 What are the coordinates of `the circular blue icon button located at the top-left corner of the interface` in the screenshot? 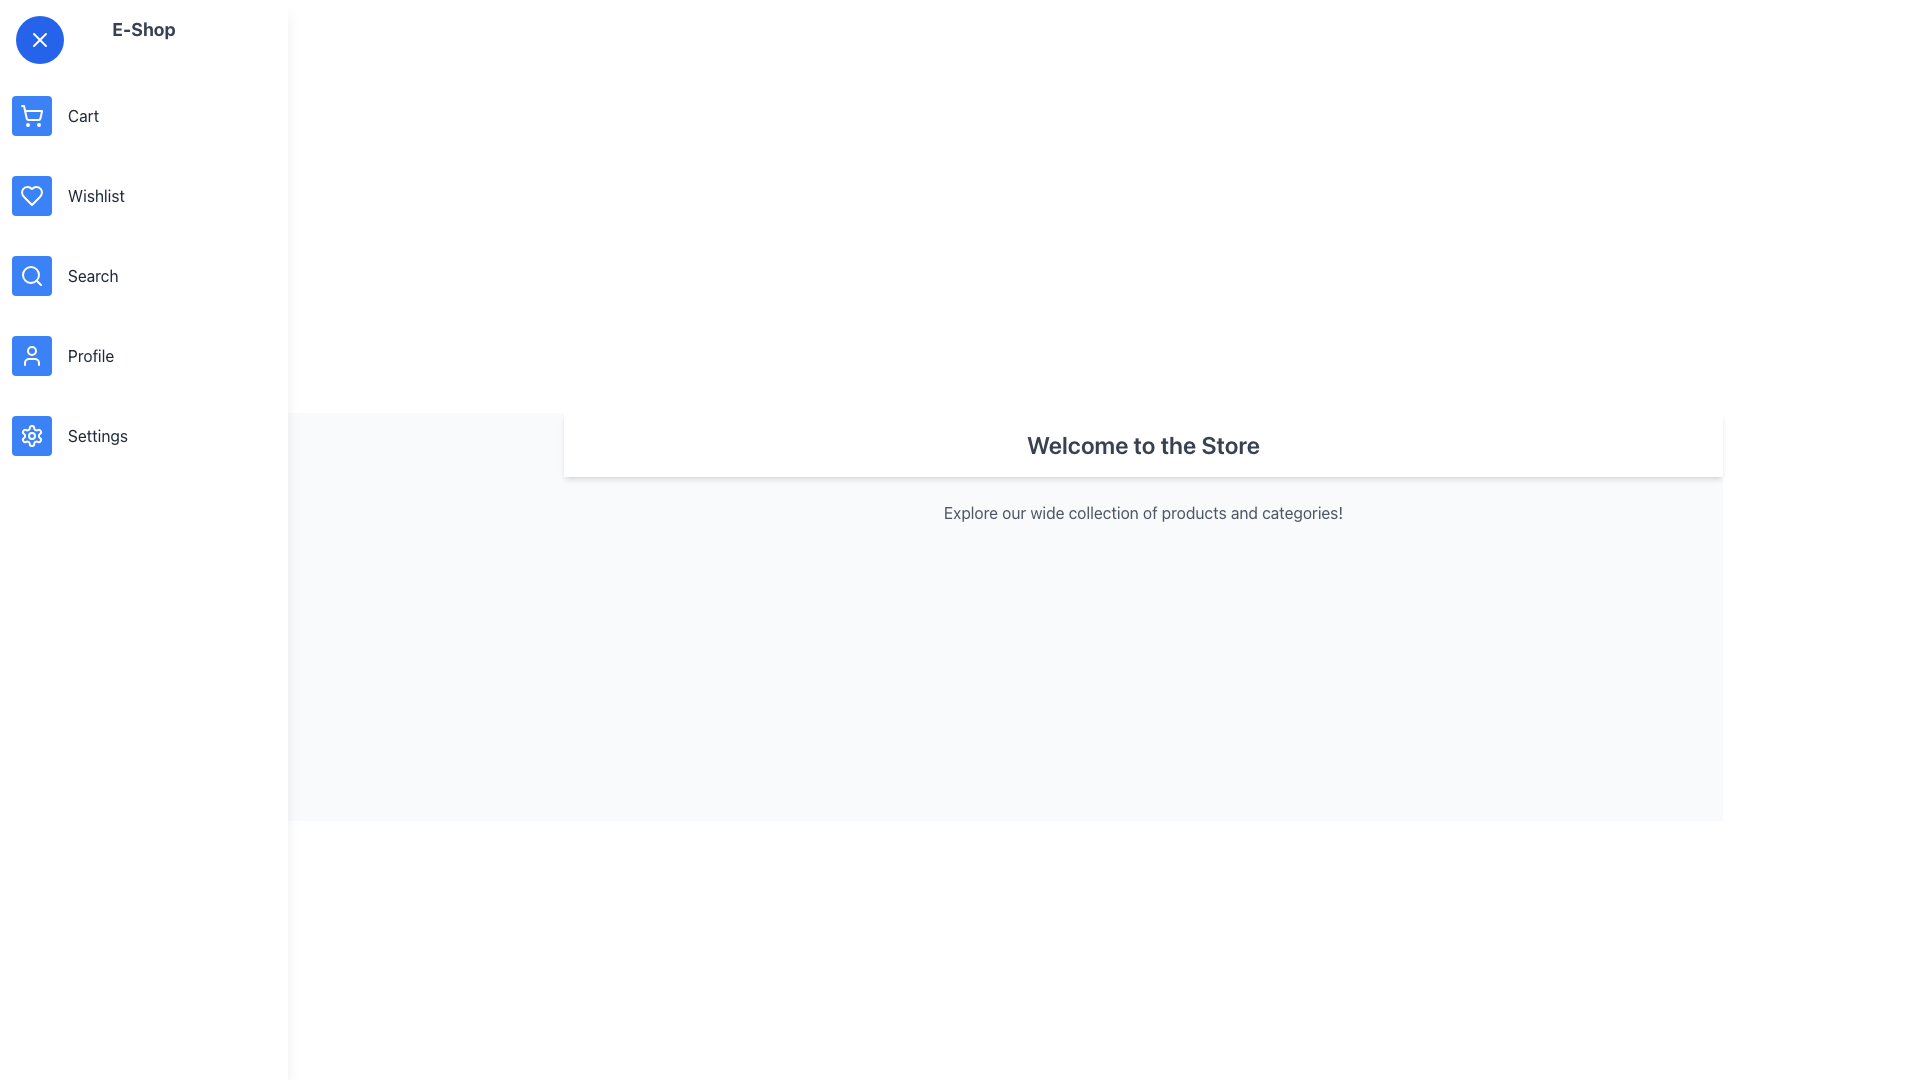 It's located at (39, 39).